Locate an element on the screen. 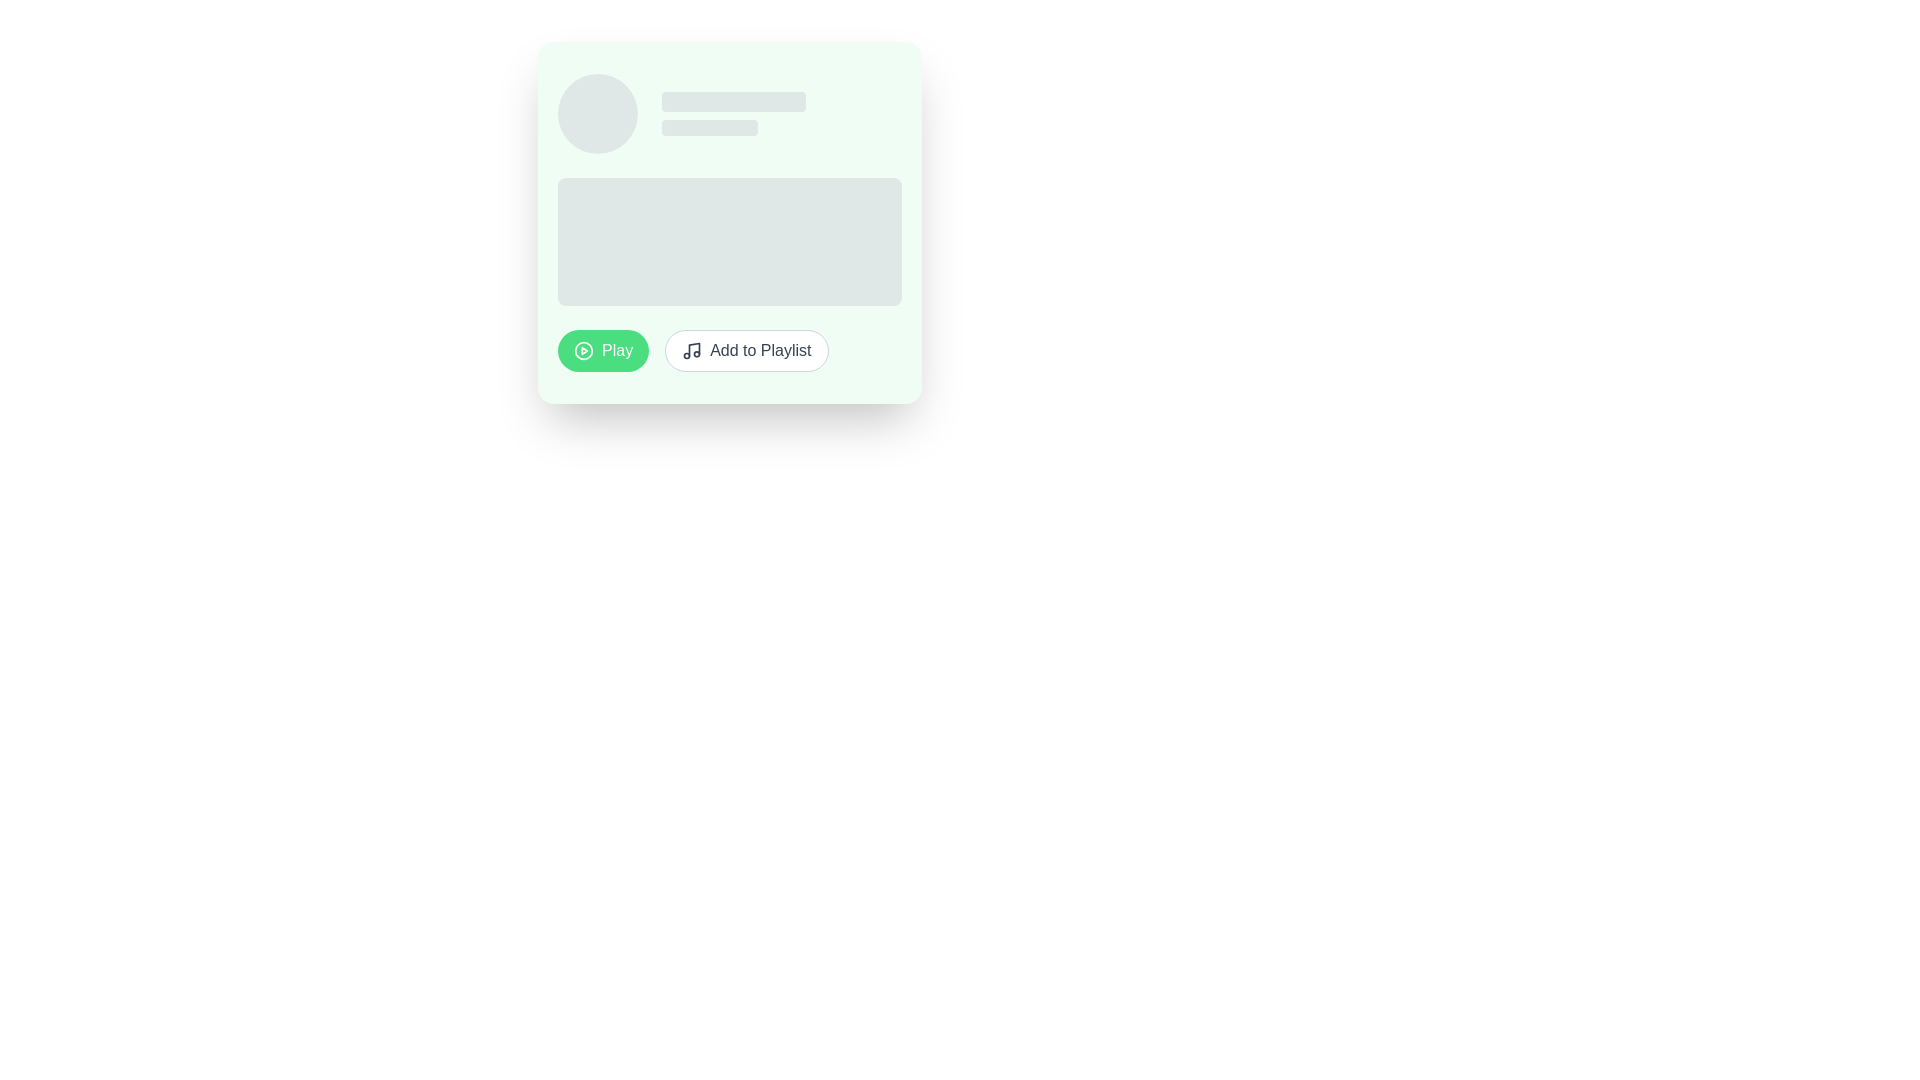 The width and height of the screenshot is (1920, 1080). the stylized music note icon within the 'Add to Playlist' button, which is located at the bottom of the card interface is located at coordinates (692, 350).